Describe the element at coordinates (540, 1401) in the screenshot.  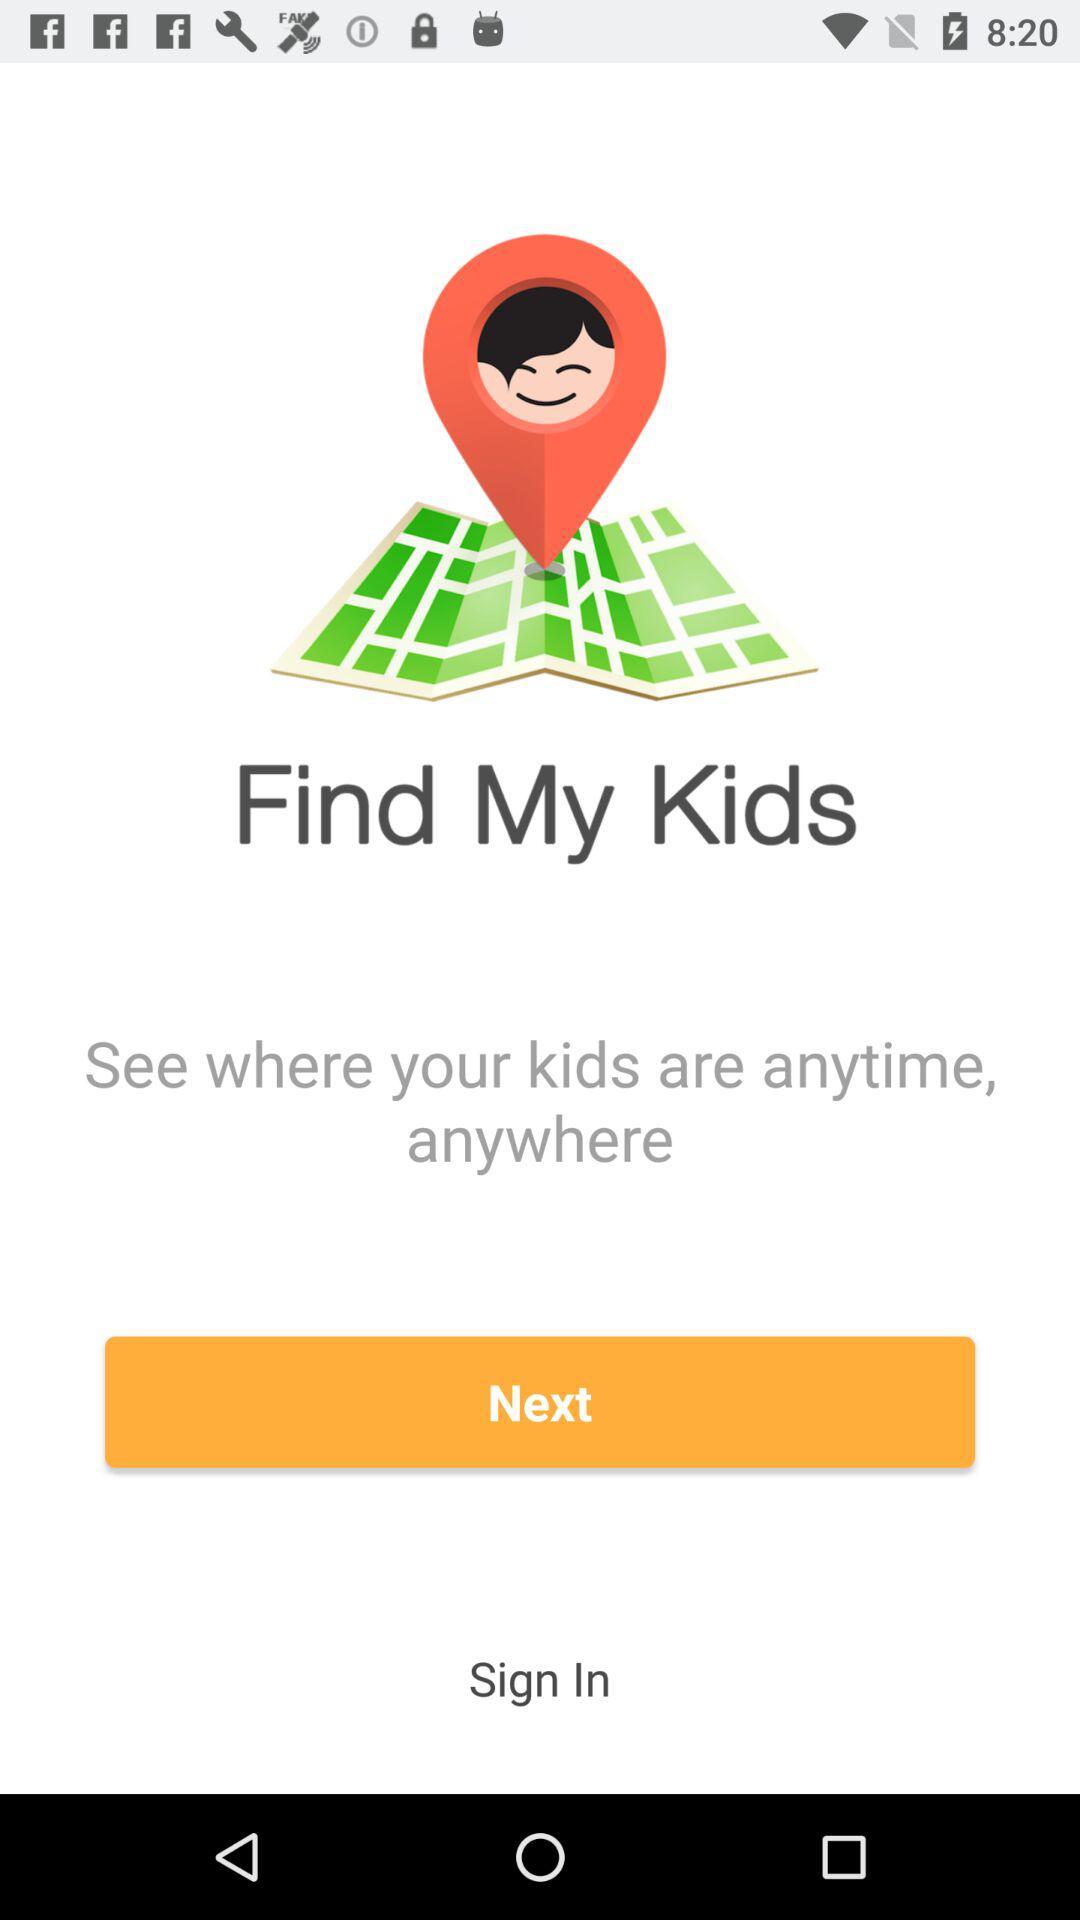
I see `the item below see where your item` at that location.